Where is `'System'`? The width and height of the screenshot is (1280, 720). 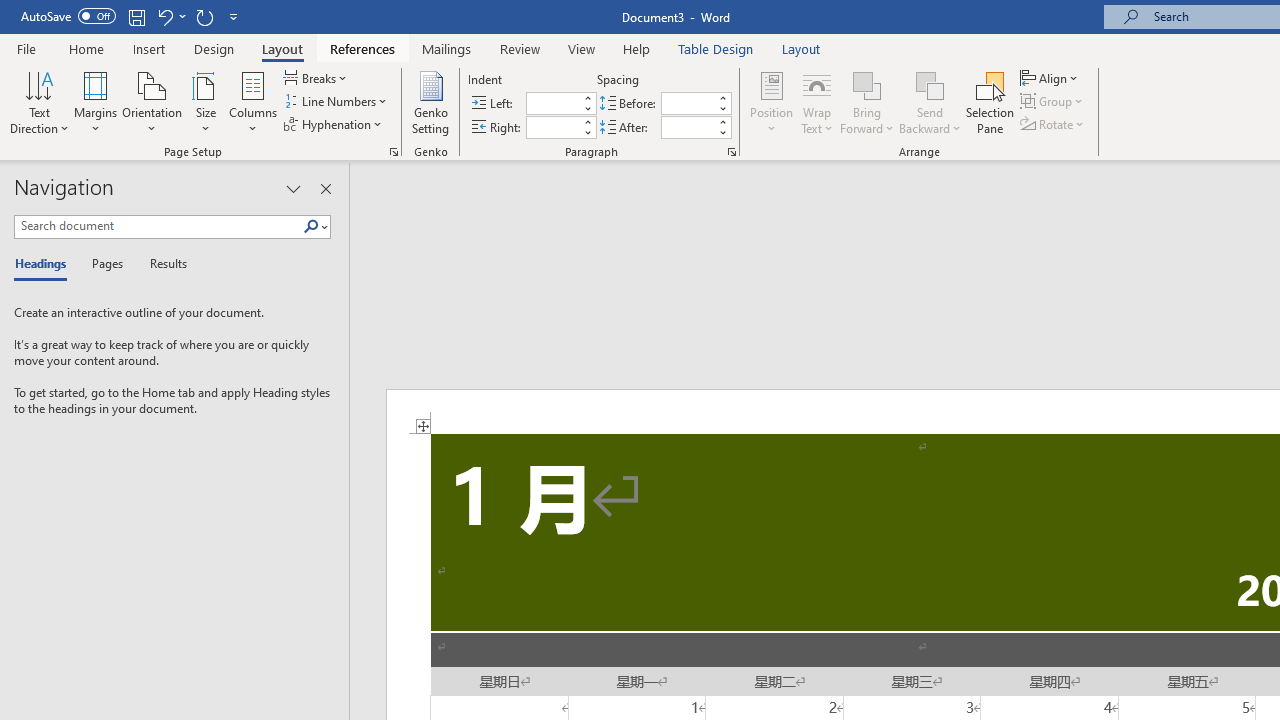 'System' is located at coordinates (10, 11).